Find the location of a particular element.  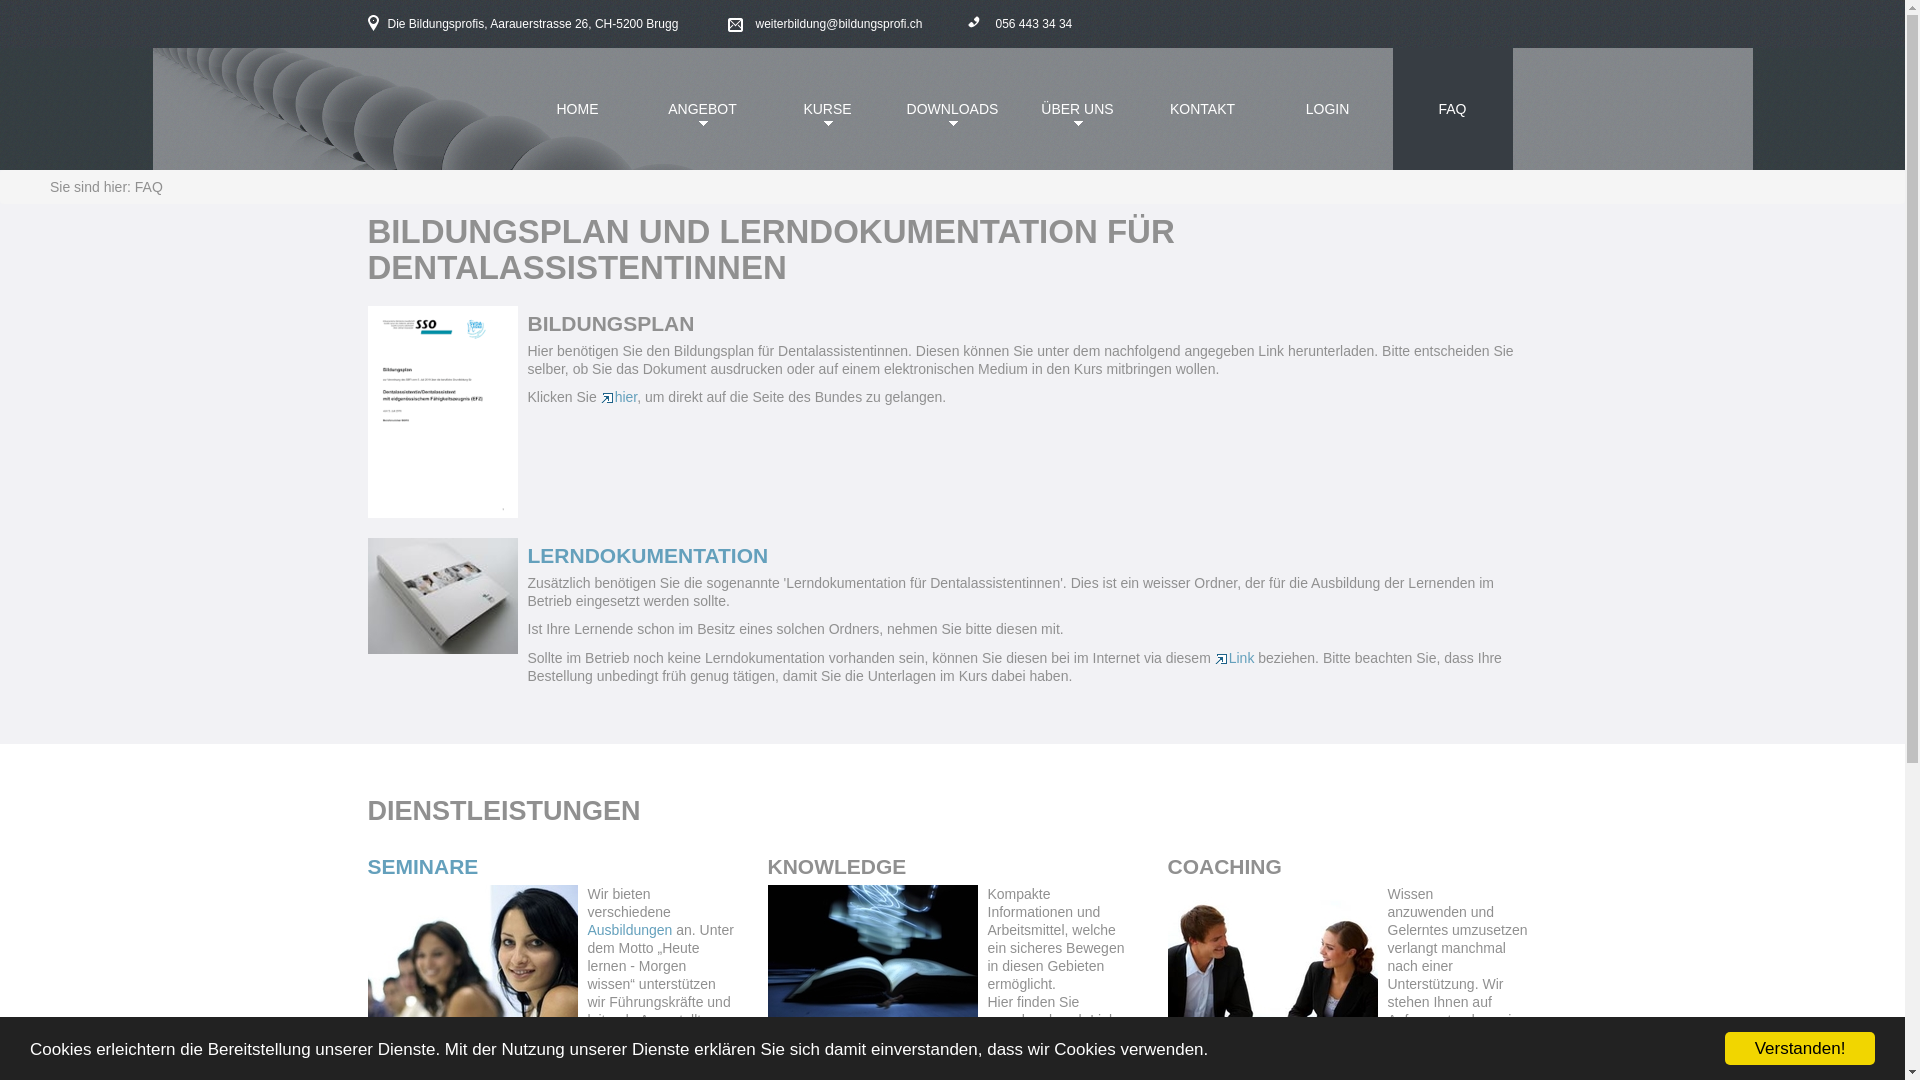

'Verstanden!' is located at coordinates (1800, 1047).